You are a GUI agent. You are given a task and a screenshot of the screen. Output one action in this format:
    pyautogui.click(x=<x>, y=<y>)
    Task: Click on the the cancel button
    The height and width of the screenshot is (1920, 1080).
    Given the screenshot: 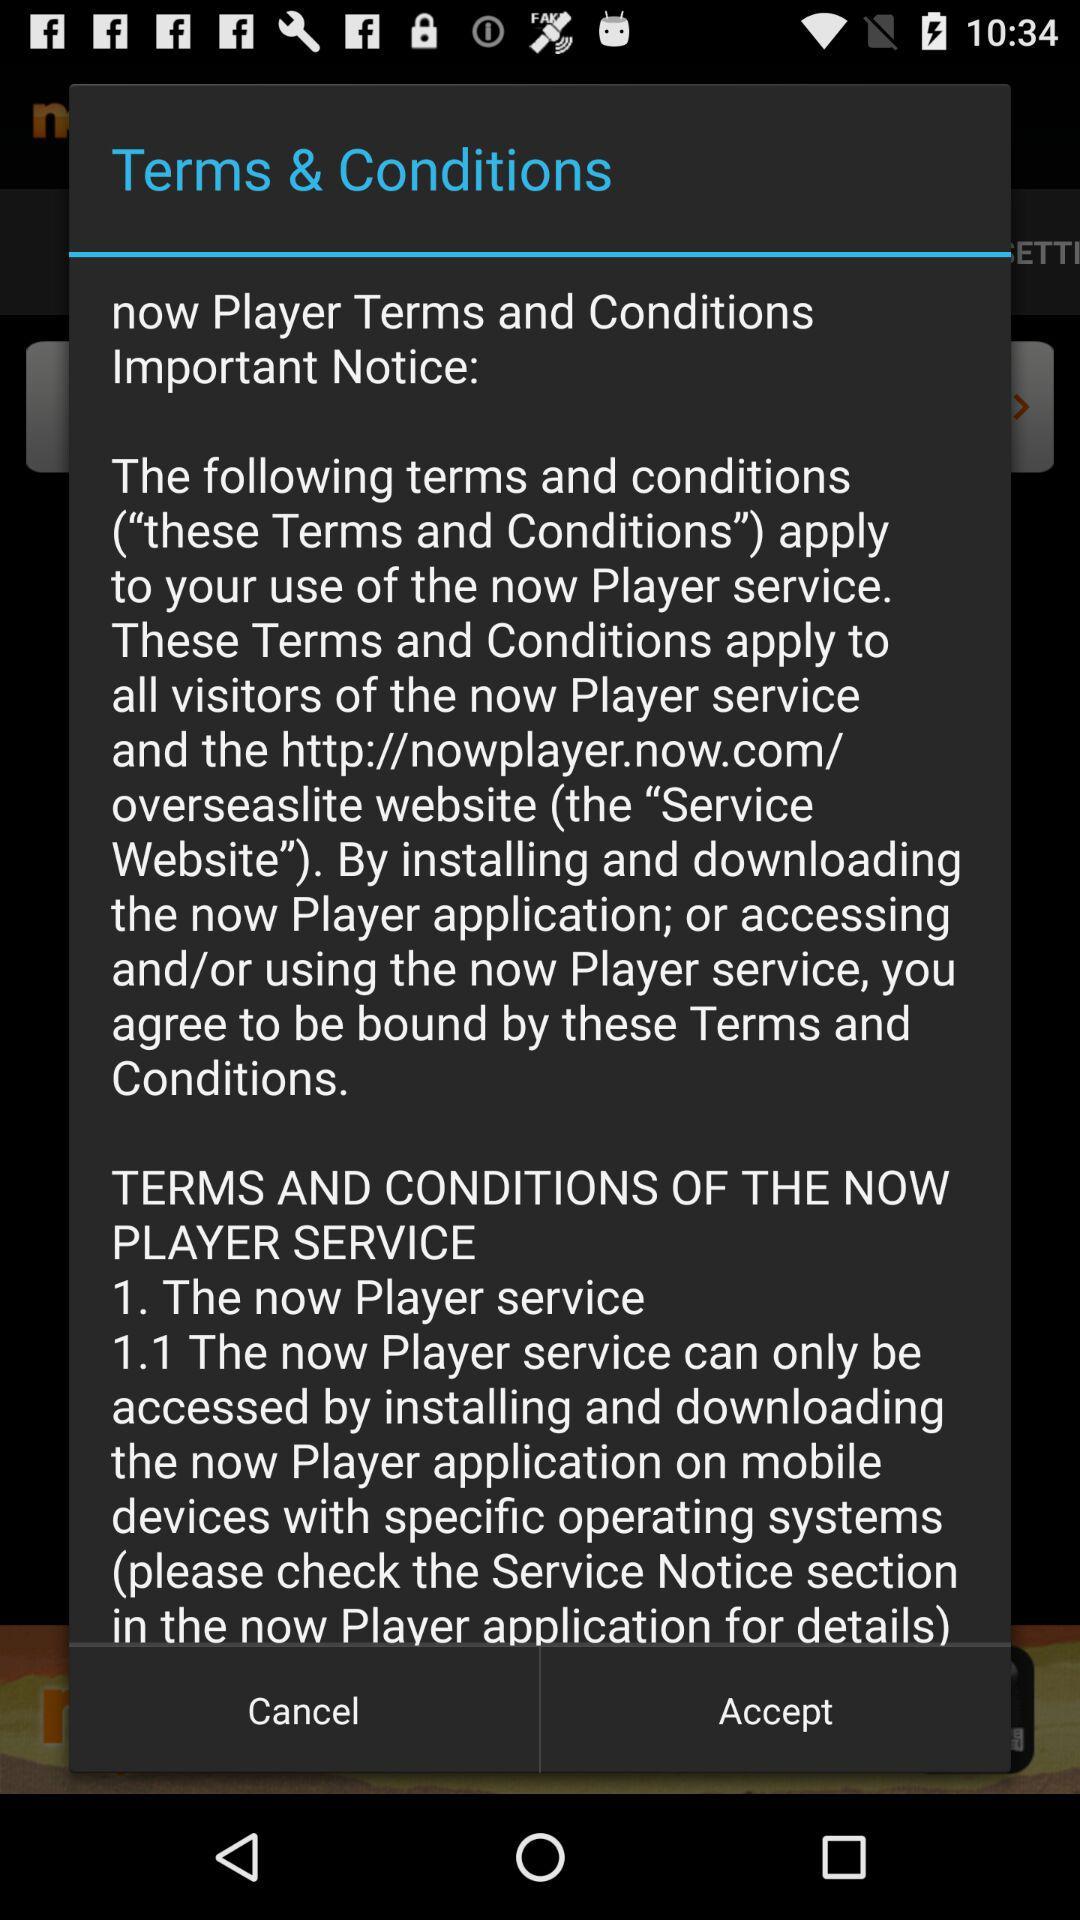 What is the action you would take?
    pyautogui.click(x=304, y=1708)
    